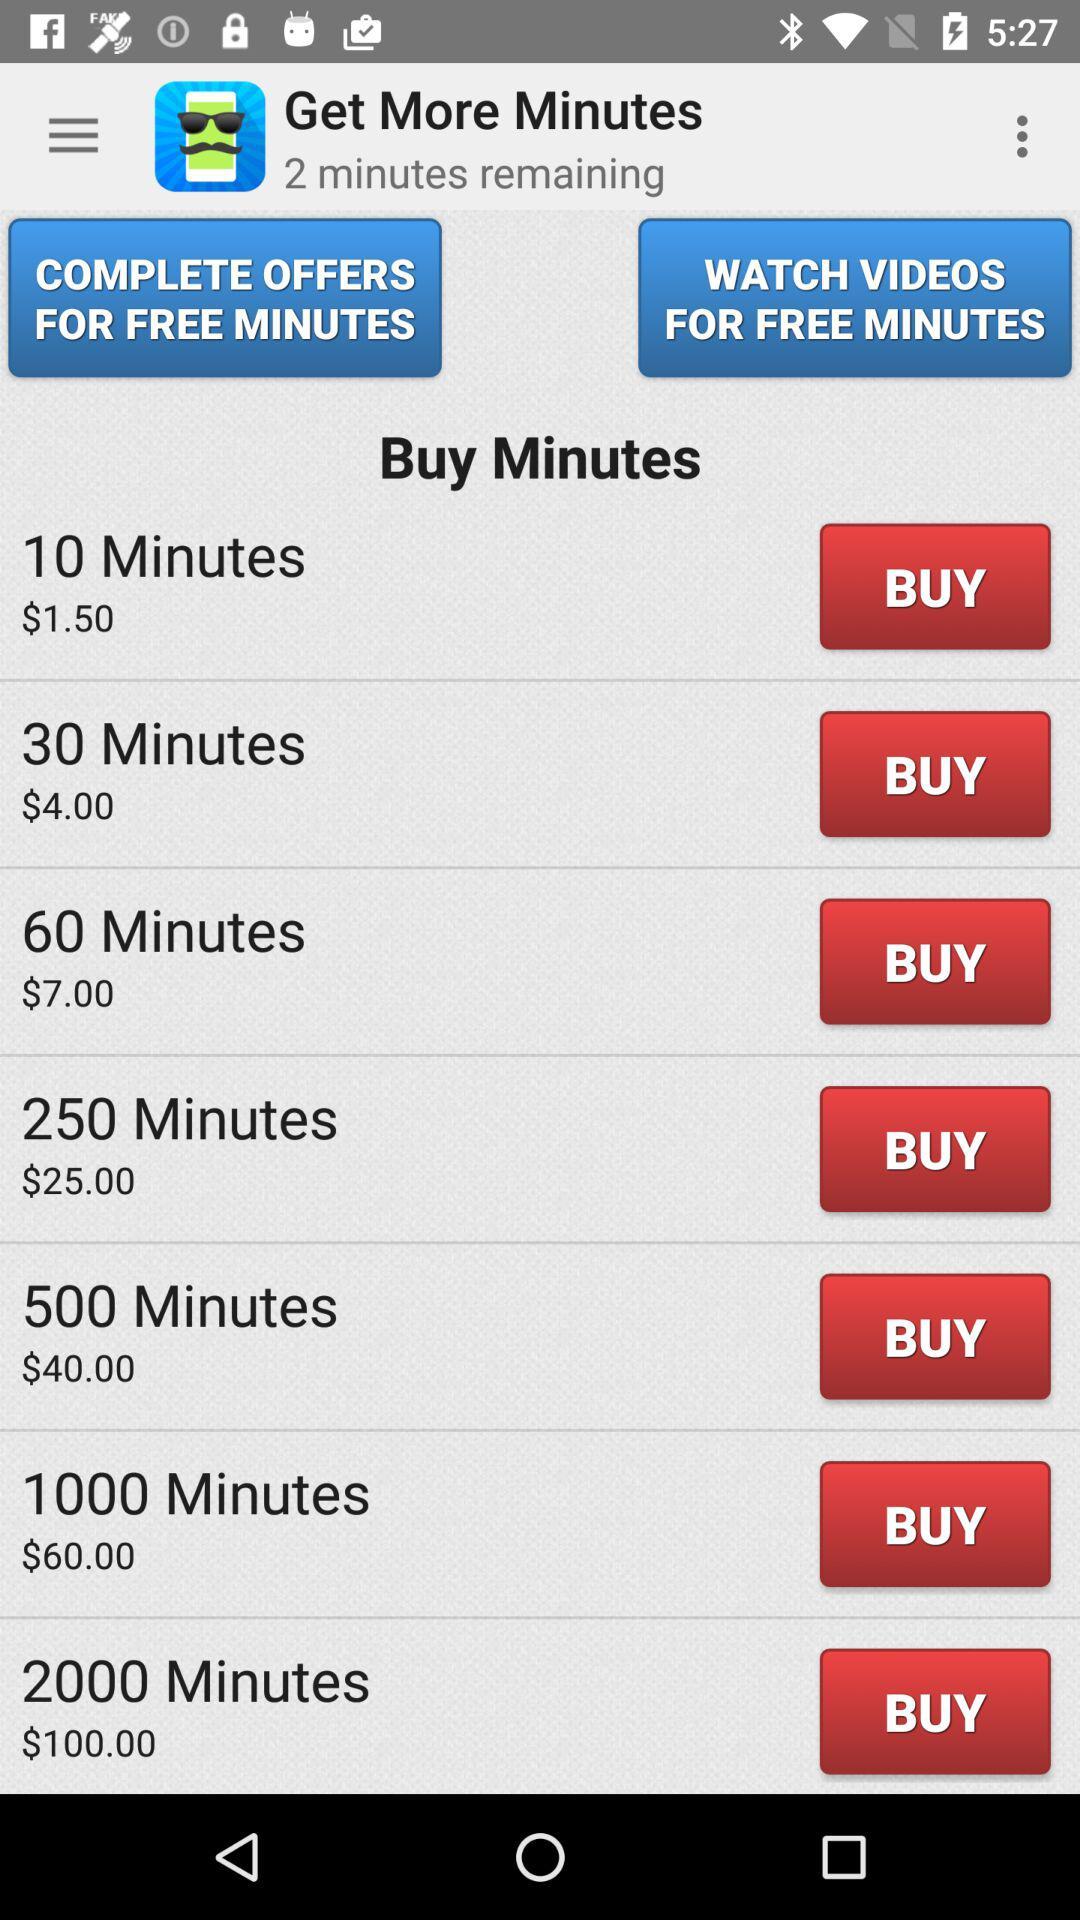  What do you see at coordinates (209, 136) in the screenshot?
I see `the icon which is after menu option` at bounding box center [209, 136].